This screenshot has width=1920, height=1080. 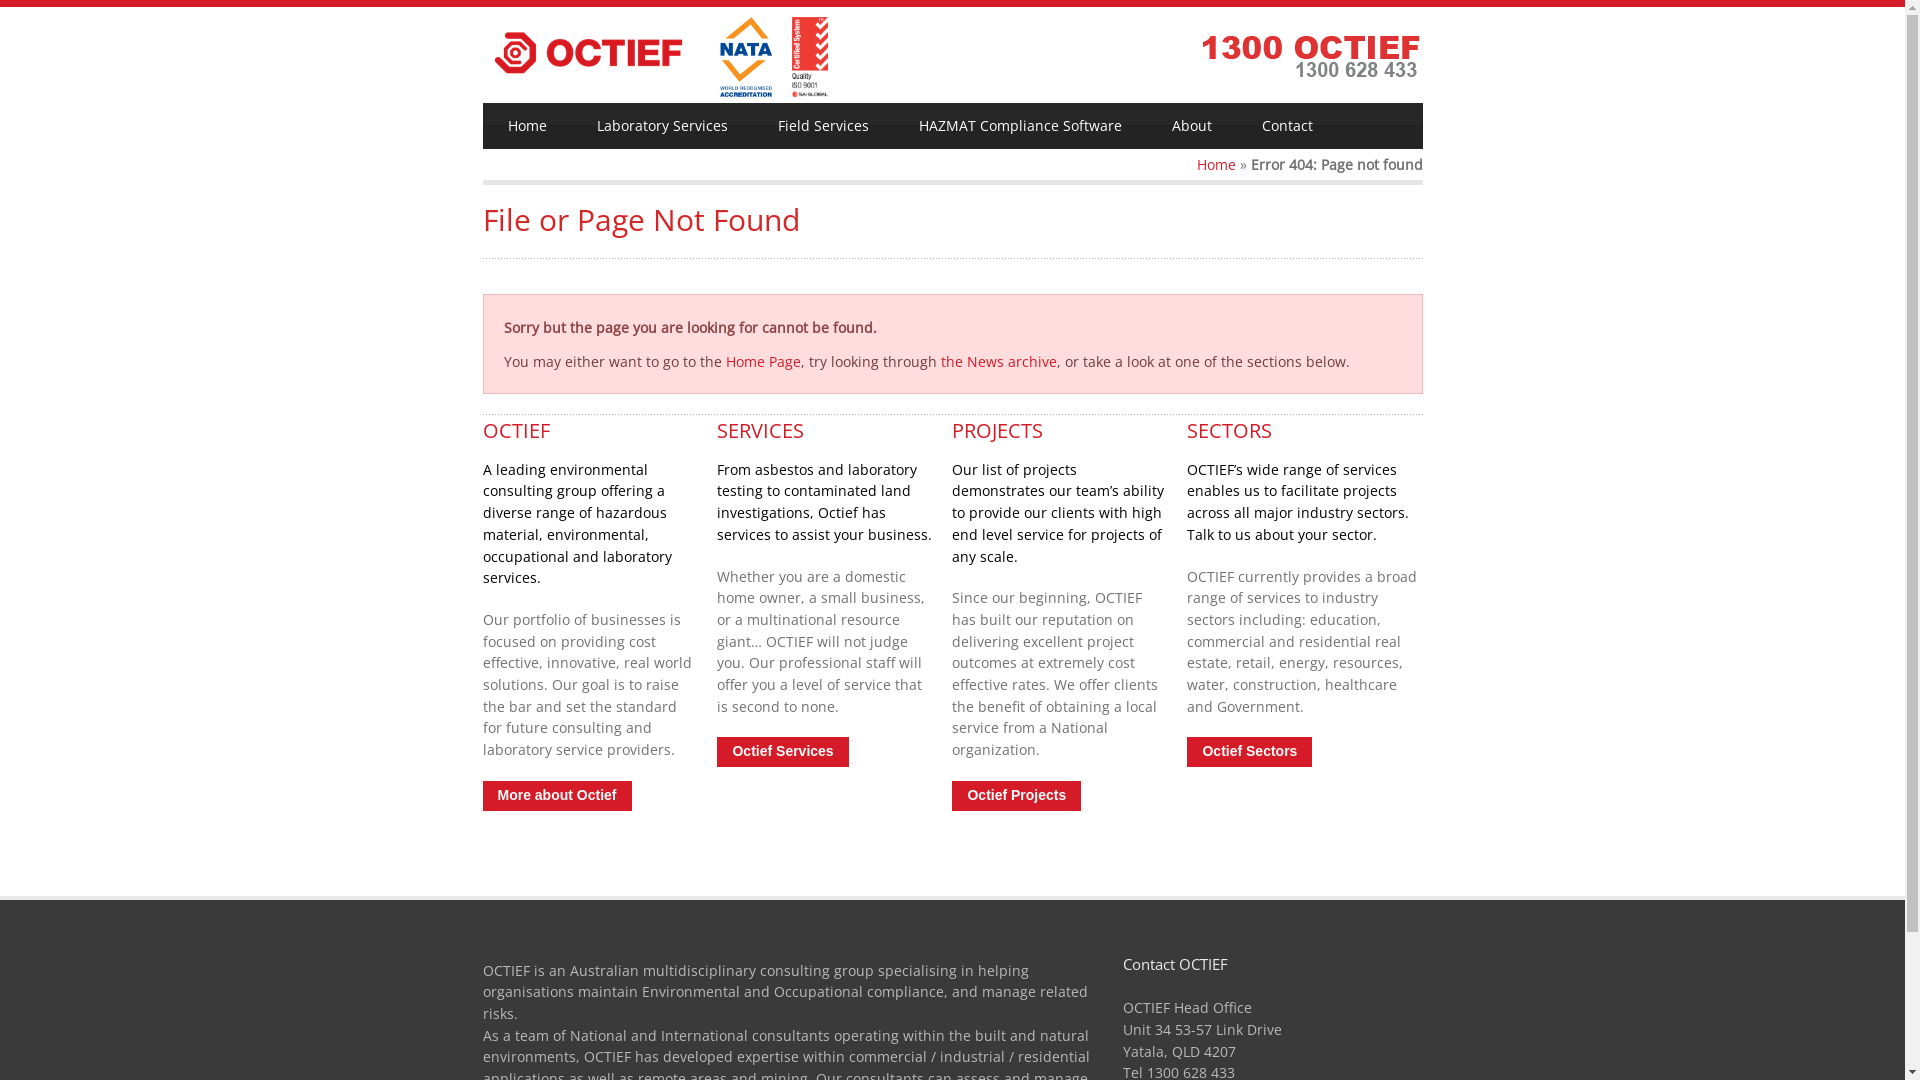 I want to click on 'Contact', so click(x=1286, y=126).